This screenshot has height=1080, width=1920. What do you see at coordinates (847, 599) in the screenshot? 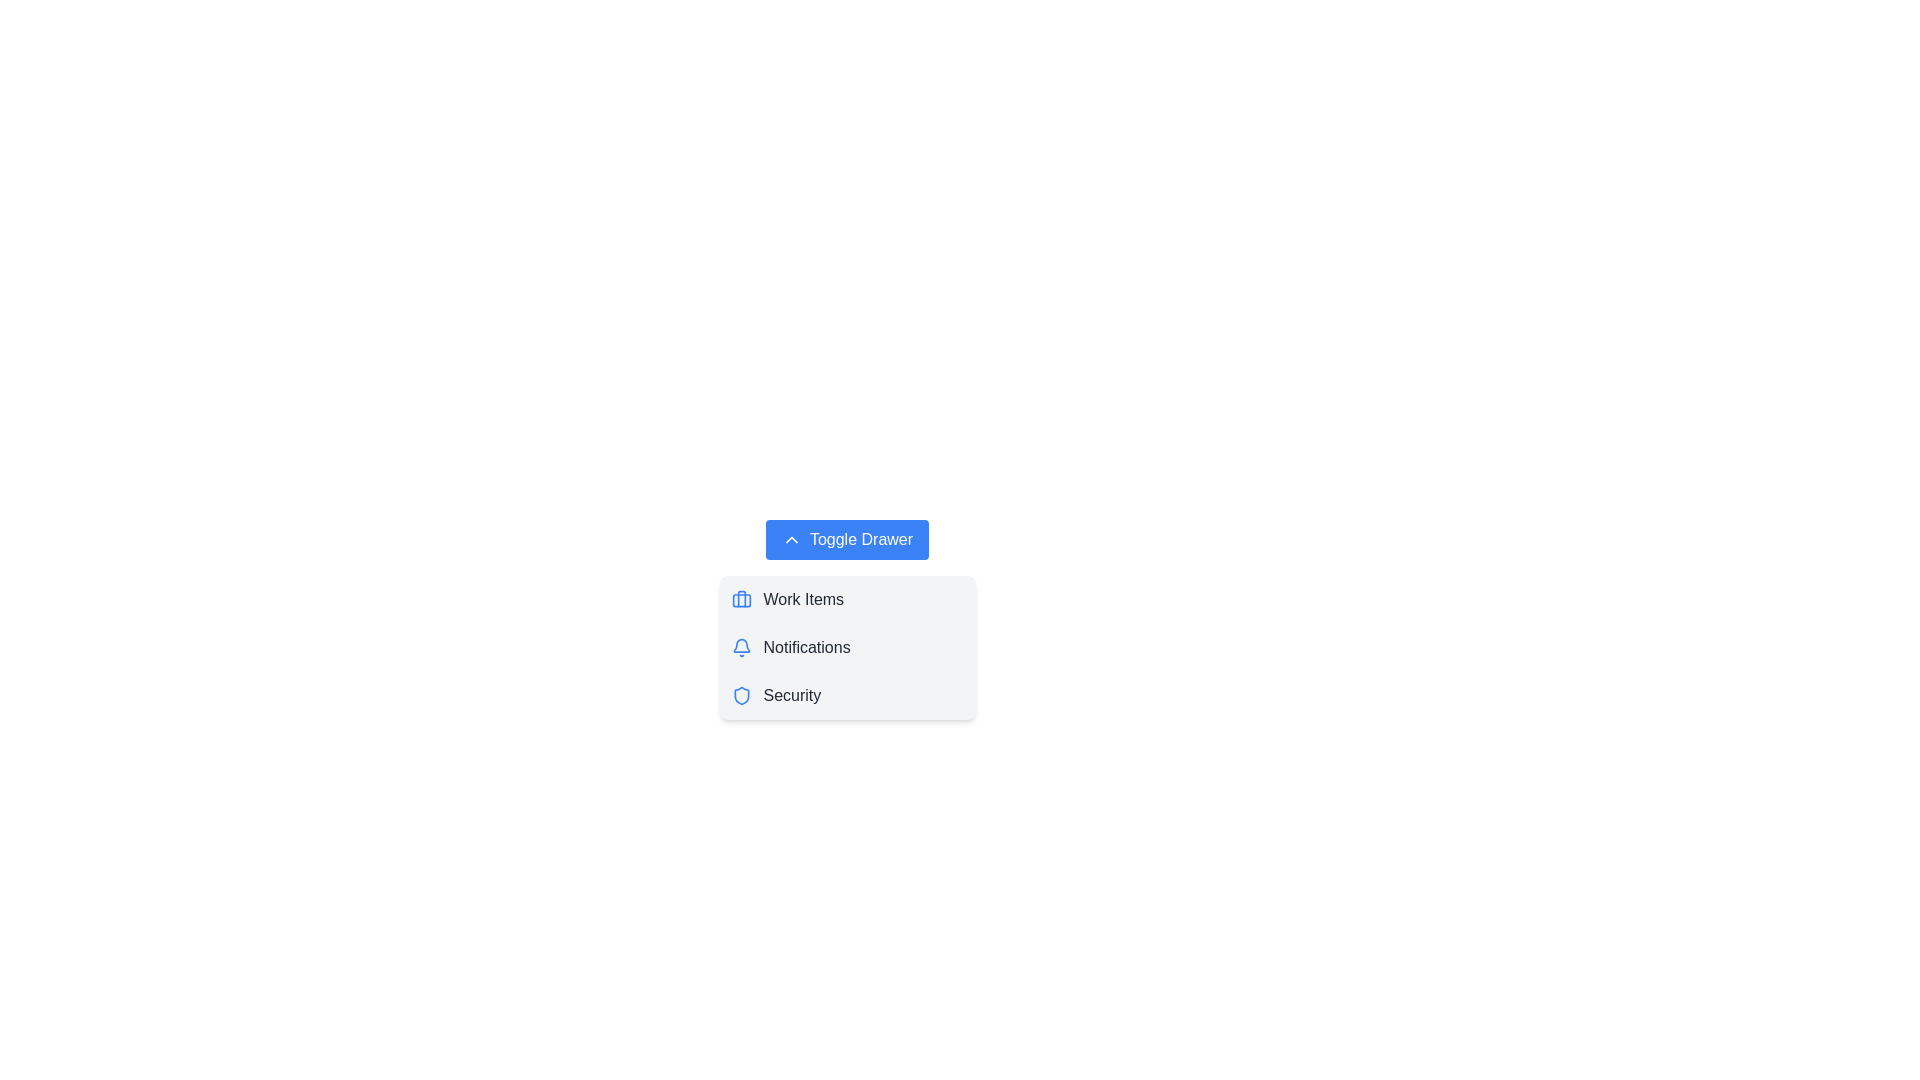
I see `the menu item Work Items in the drawer` at bounding box center [847, 599].